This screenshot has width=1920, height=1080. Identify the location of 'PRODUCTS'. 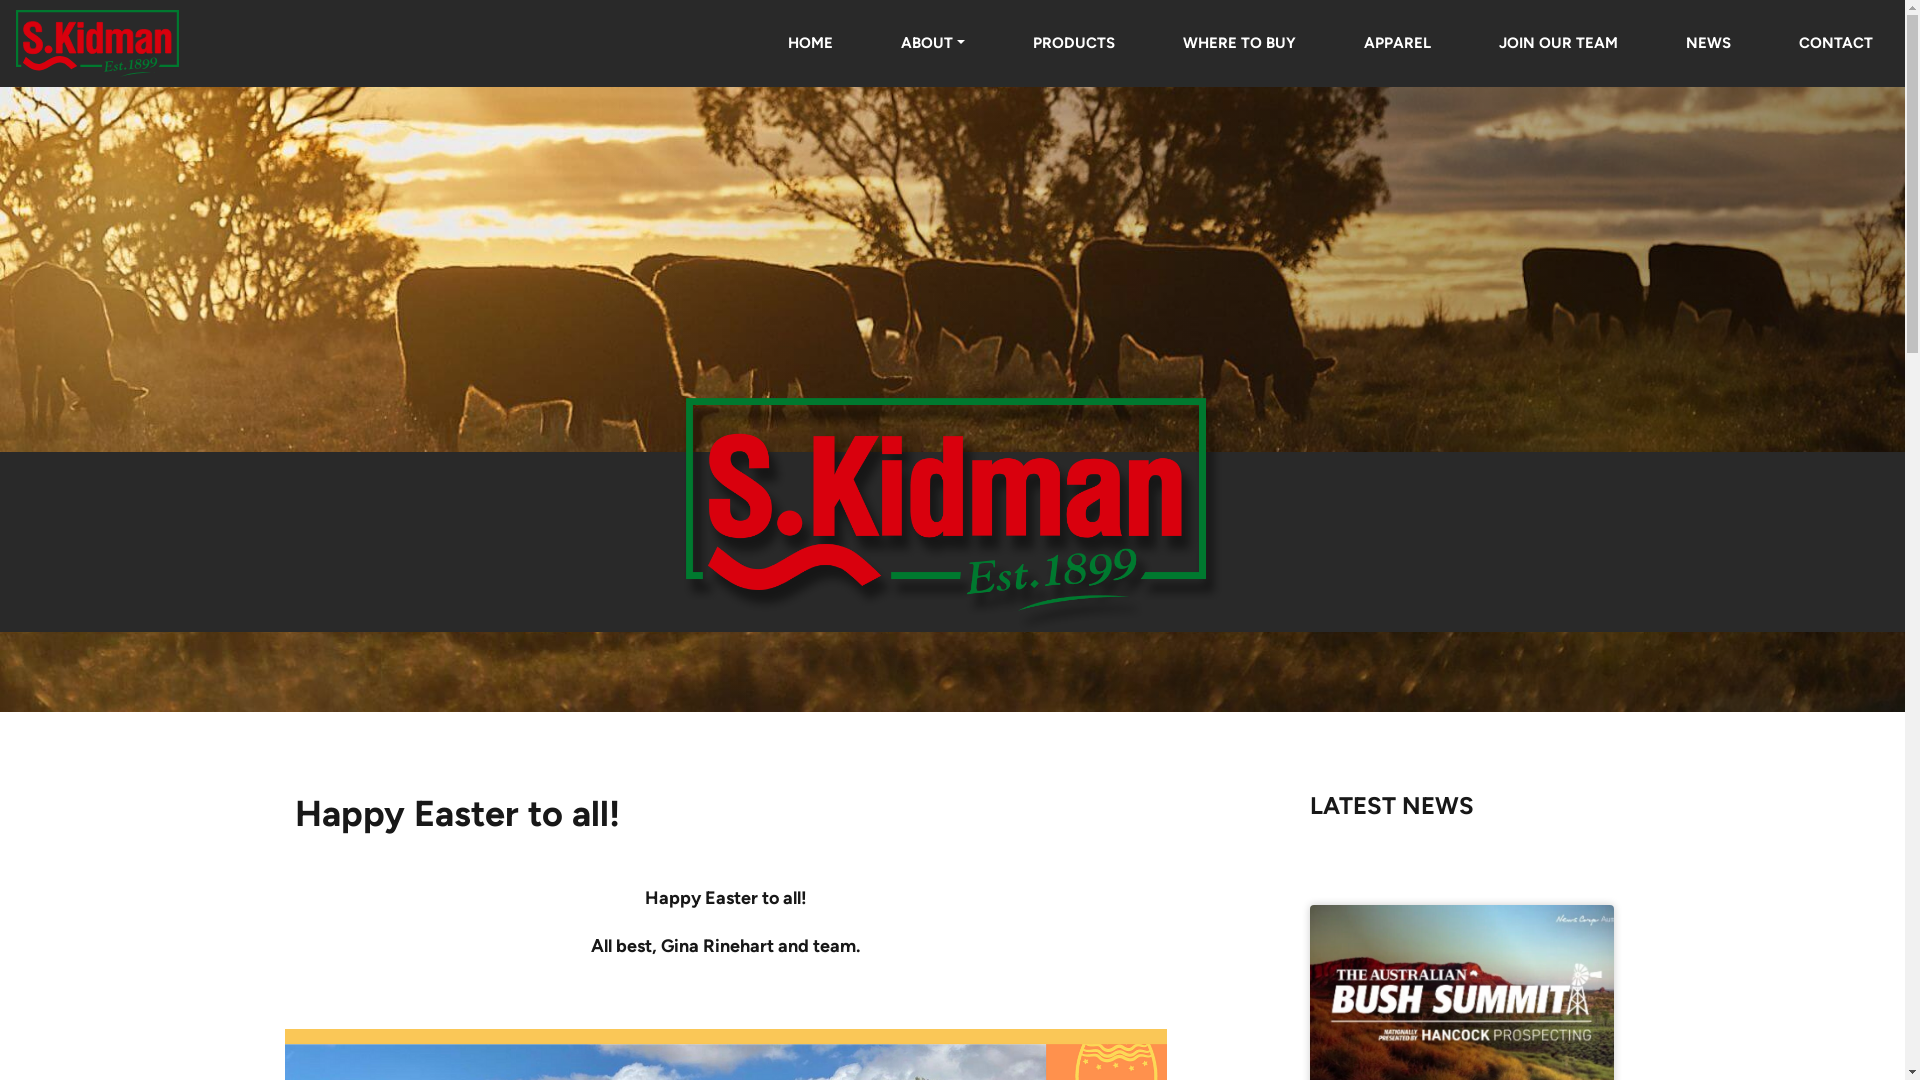
(1001, 42).